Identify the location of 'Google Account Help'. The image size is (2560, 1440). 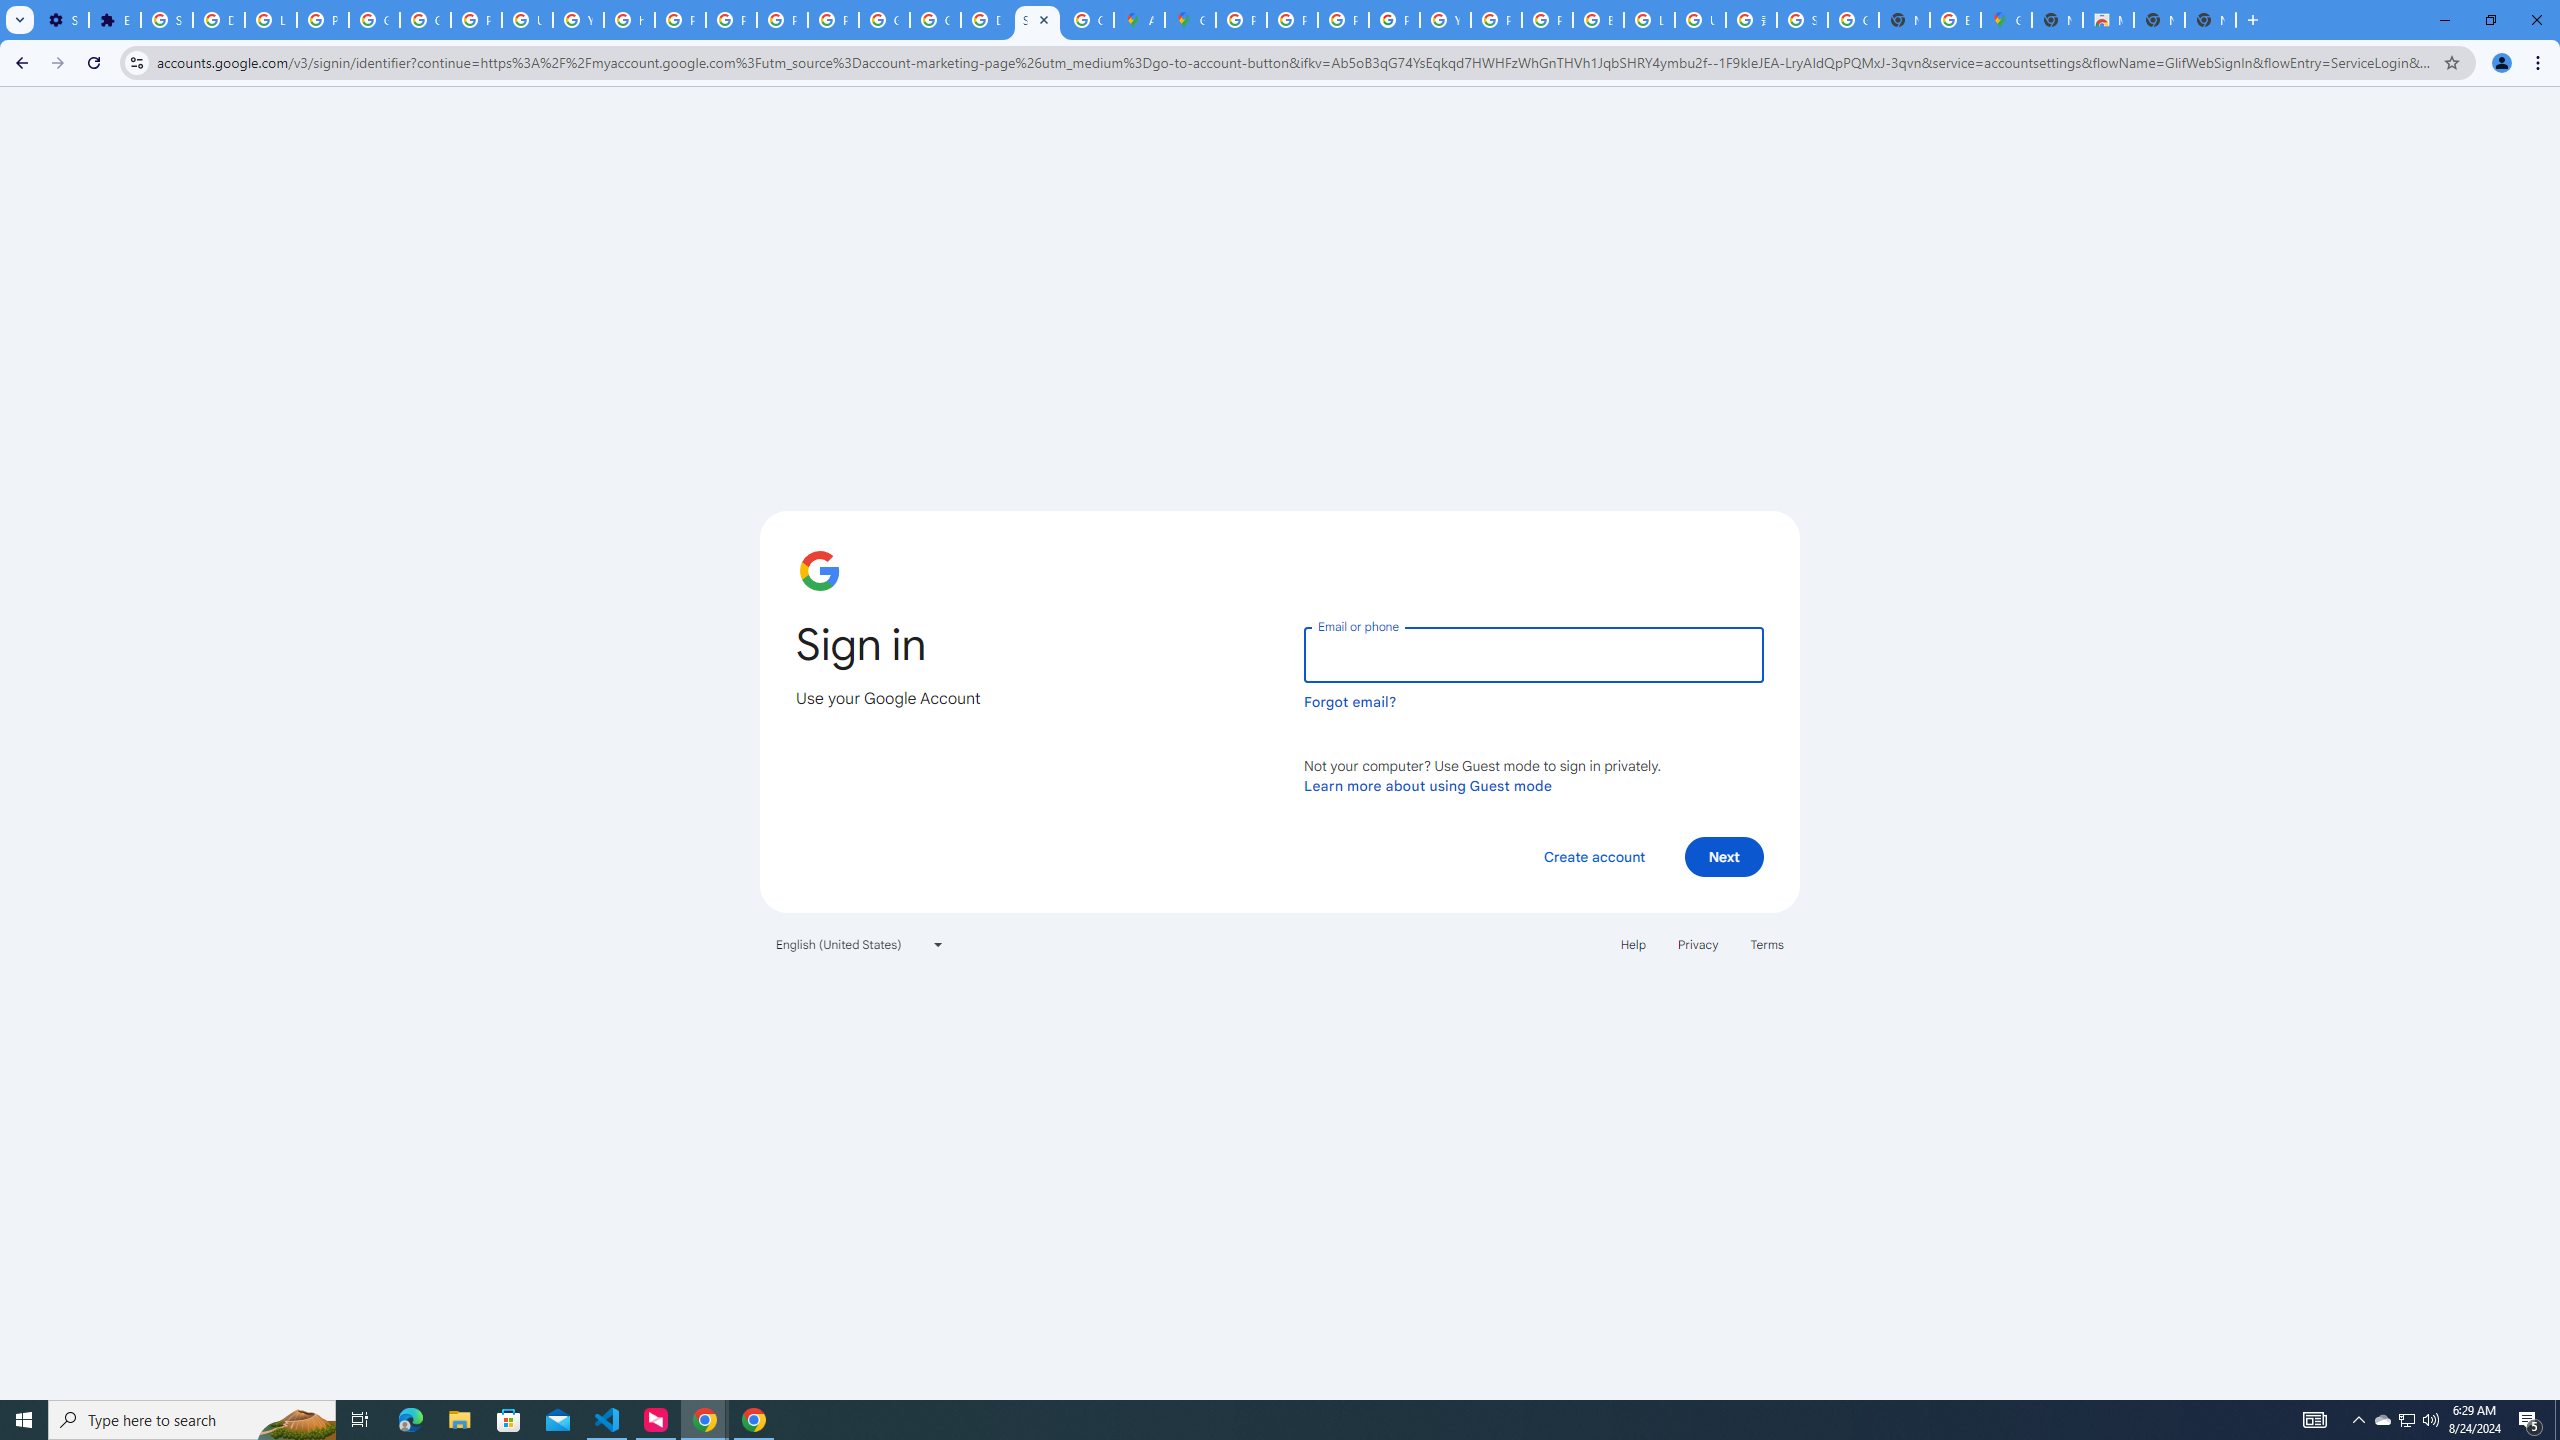
(425, 19).